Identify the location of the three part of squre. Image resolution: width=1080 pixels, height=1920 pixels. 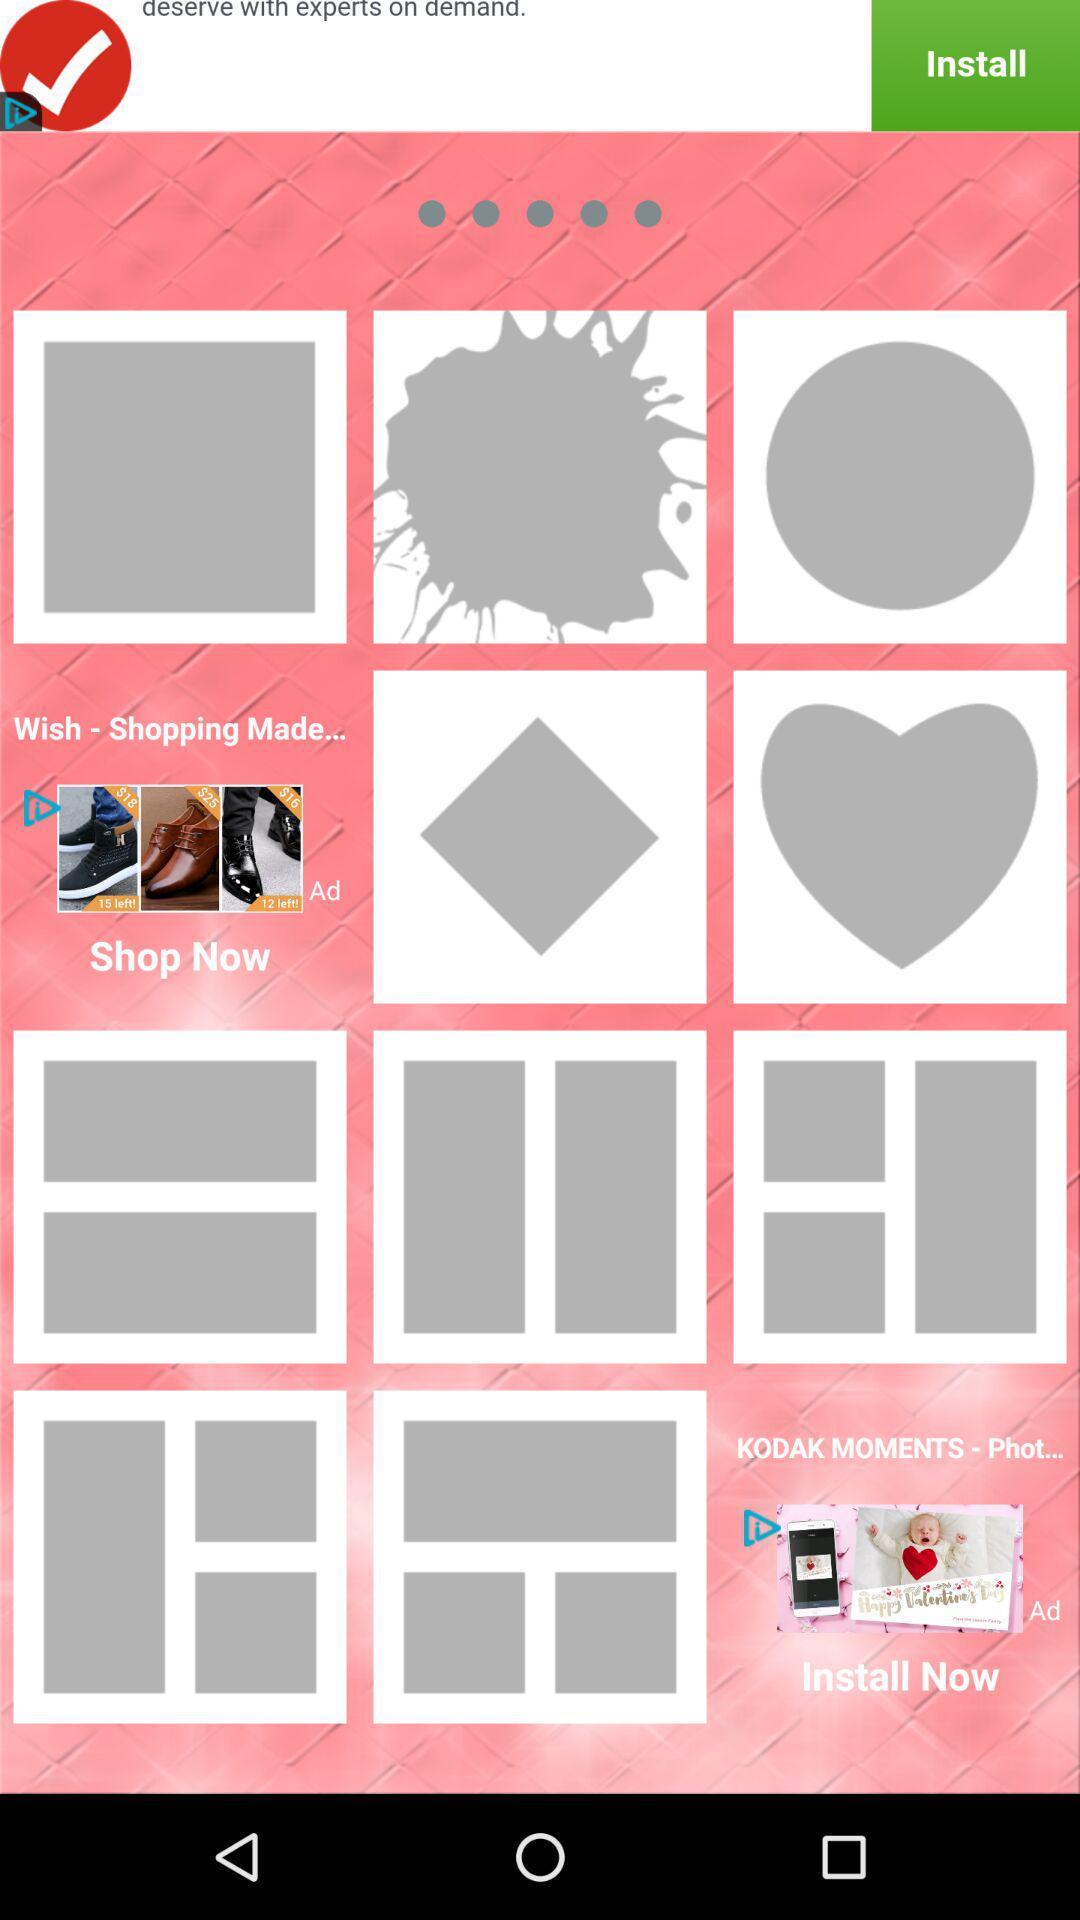
(180, 1555).